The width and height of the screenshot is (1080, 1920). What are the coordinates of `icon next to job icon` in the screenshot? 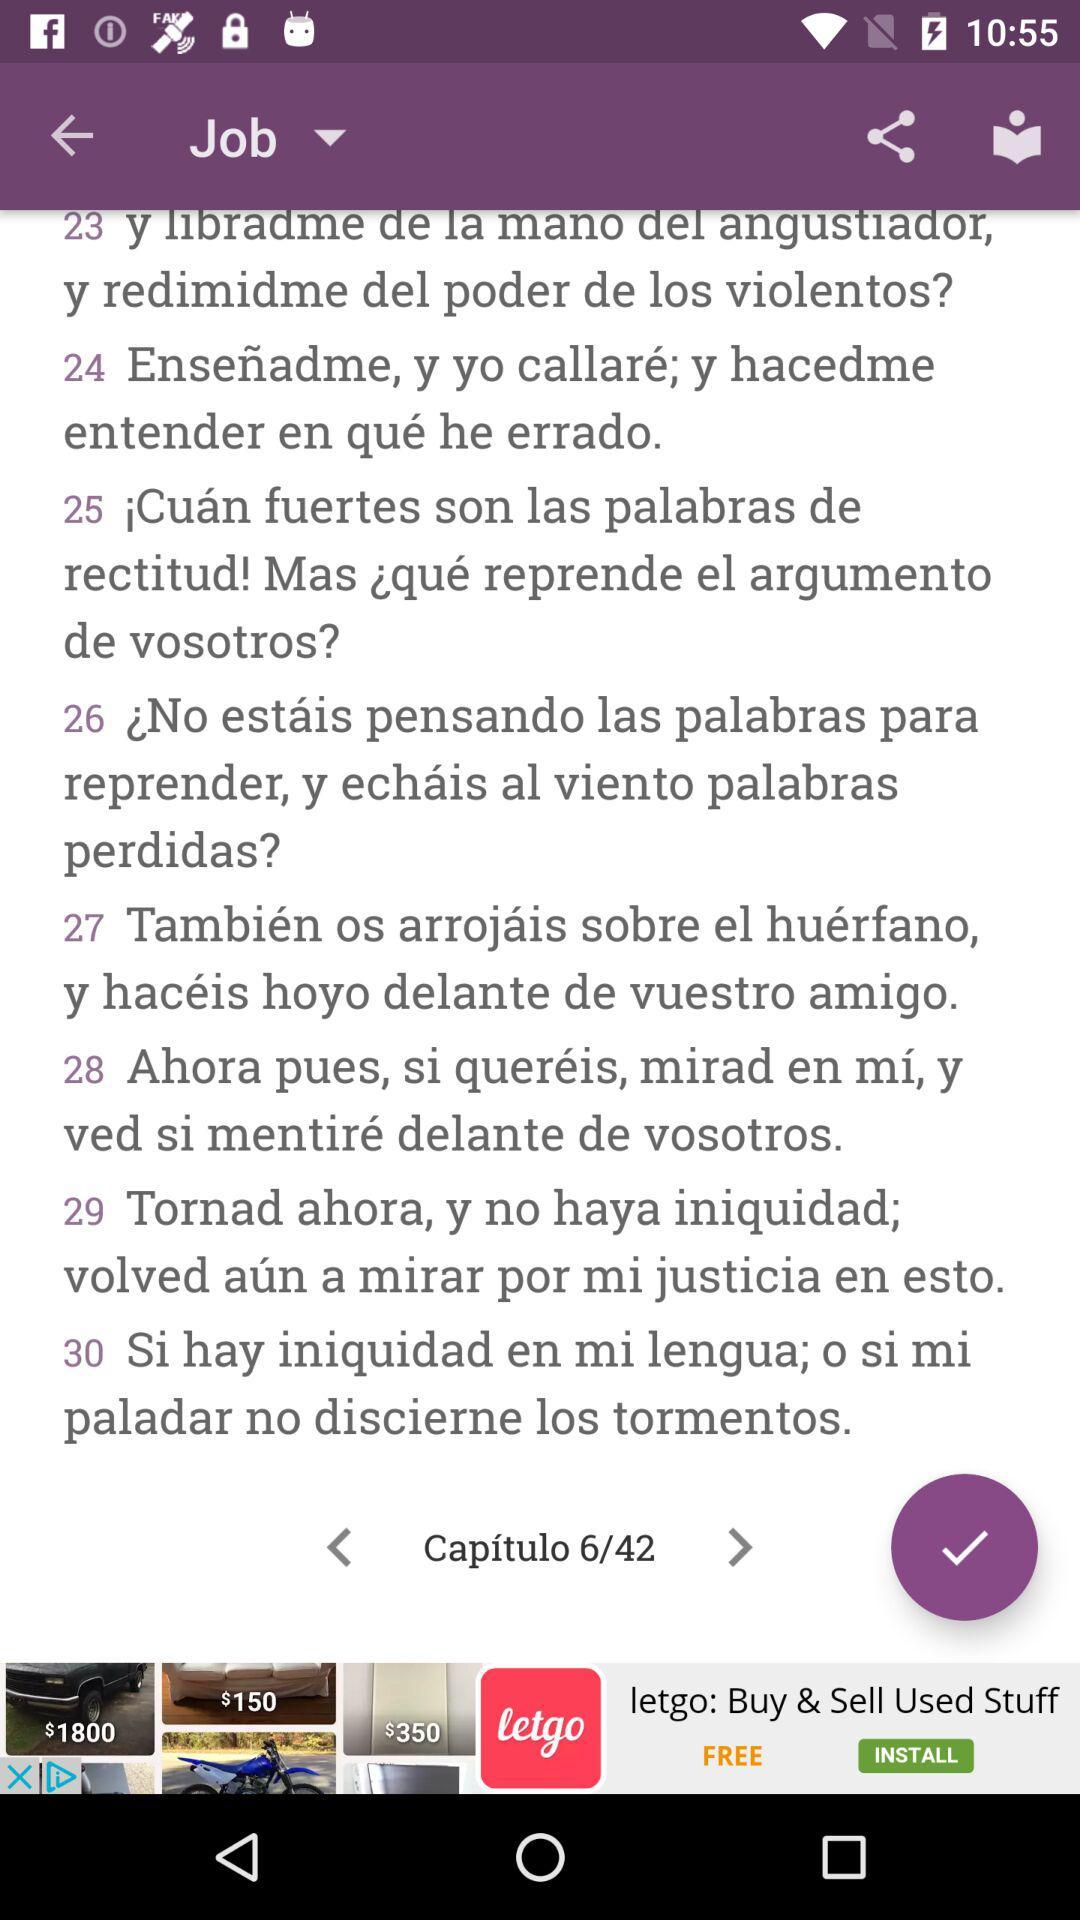 It's located at (72, 135).